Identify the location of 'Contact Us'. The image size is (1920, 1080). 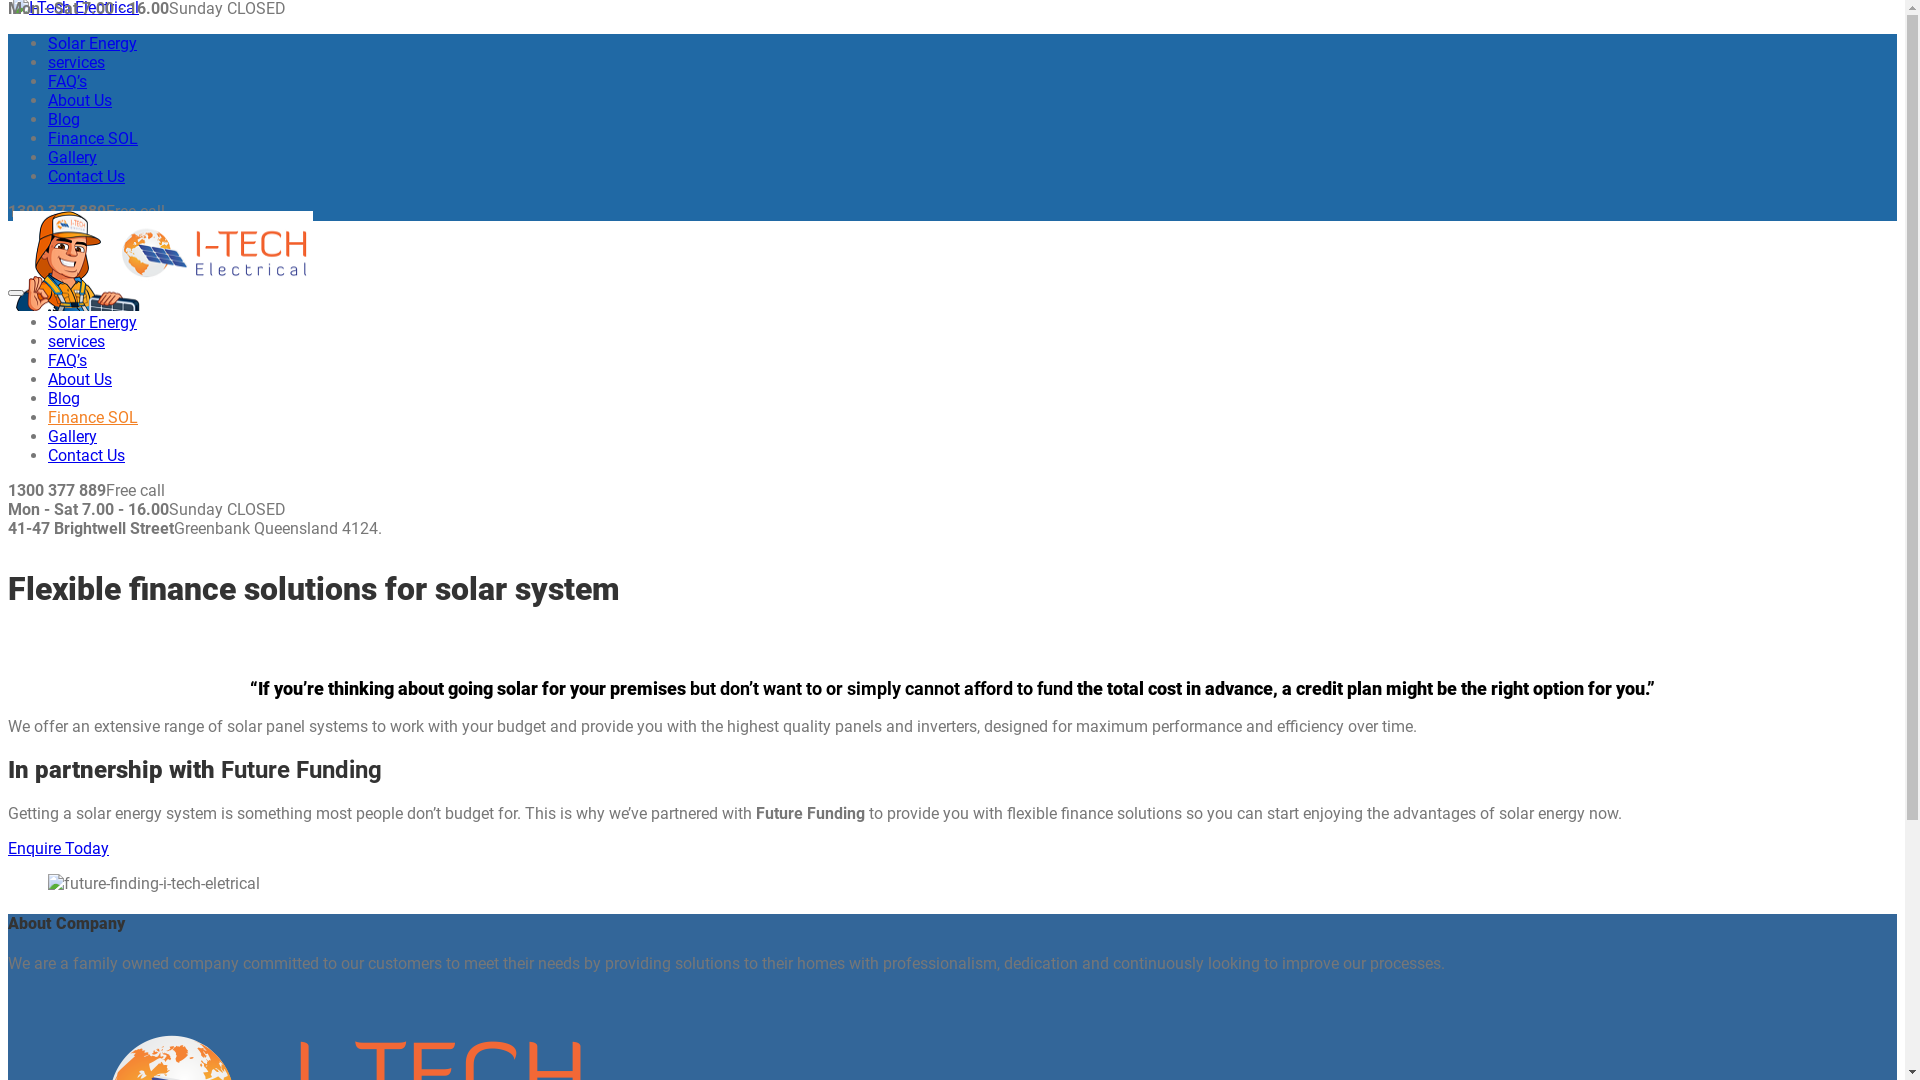
(48, 175).